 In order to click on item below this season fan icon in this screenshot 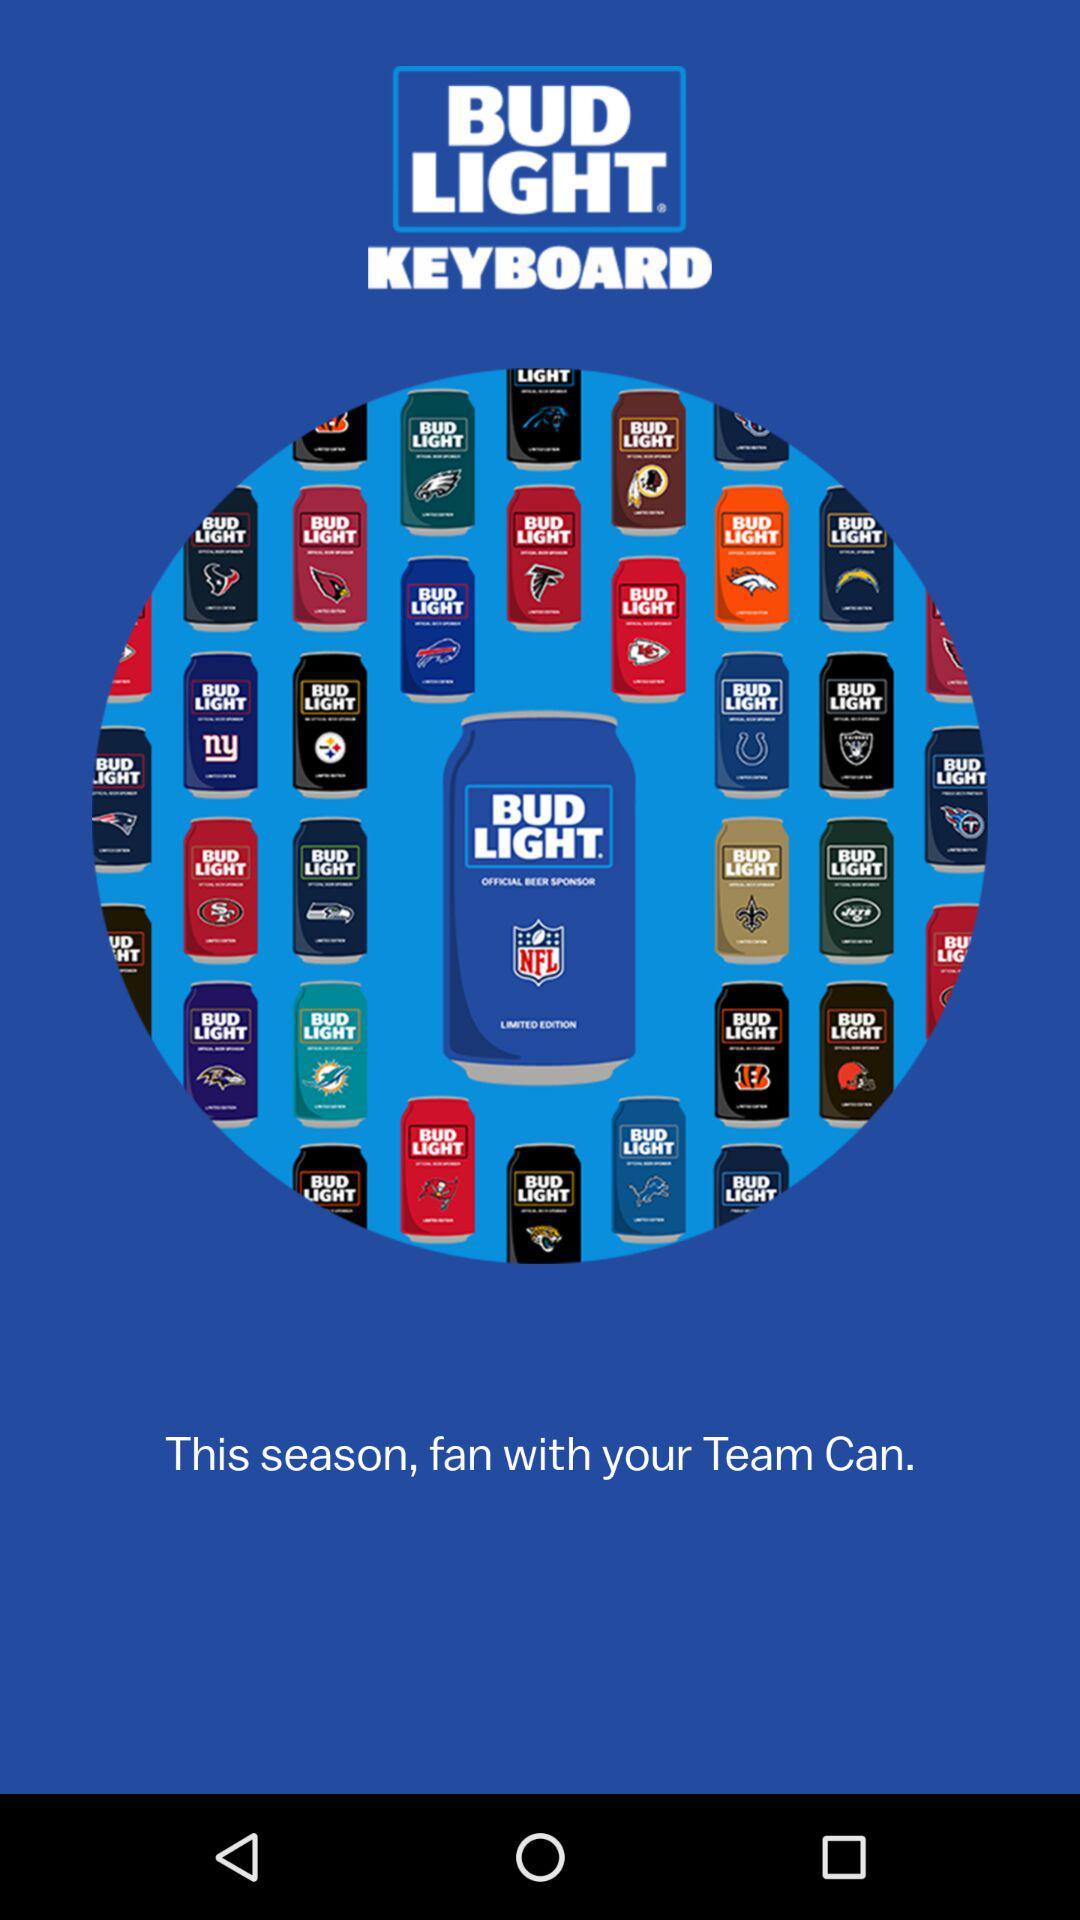, I will do `click(540, 1697)`.